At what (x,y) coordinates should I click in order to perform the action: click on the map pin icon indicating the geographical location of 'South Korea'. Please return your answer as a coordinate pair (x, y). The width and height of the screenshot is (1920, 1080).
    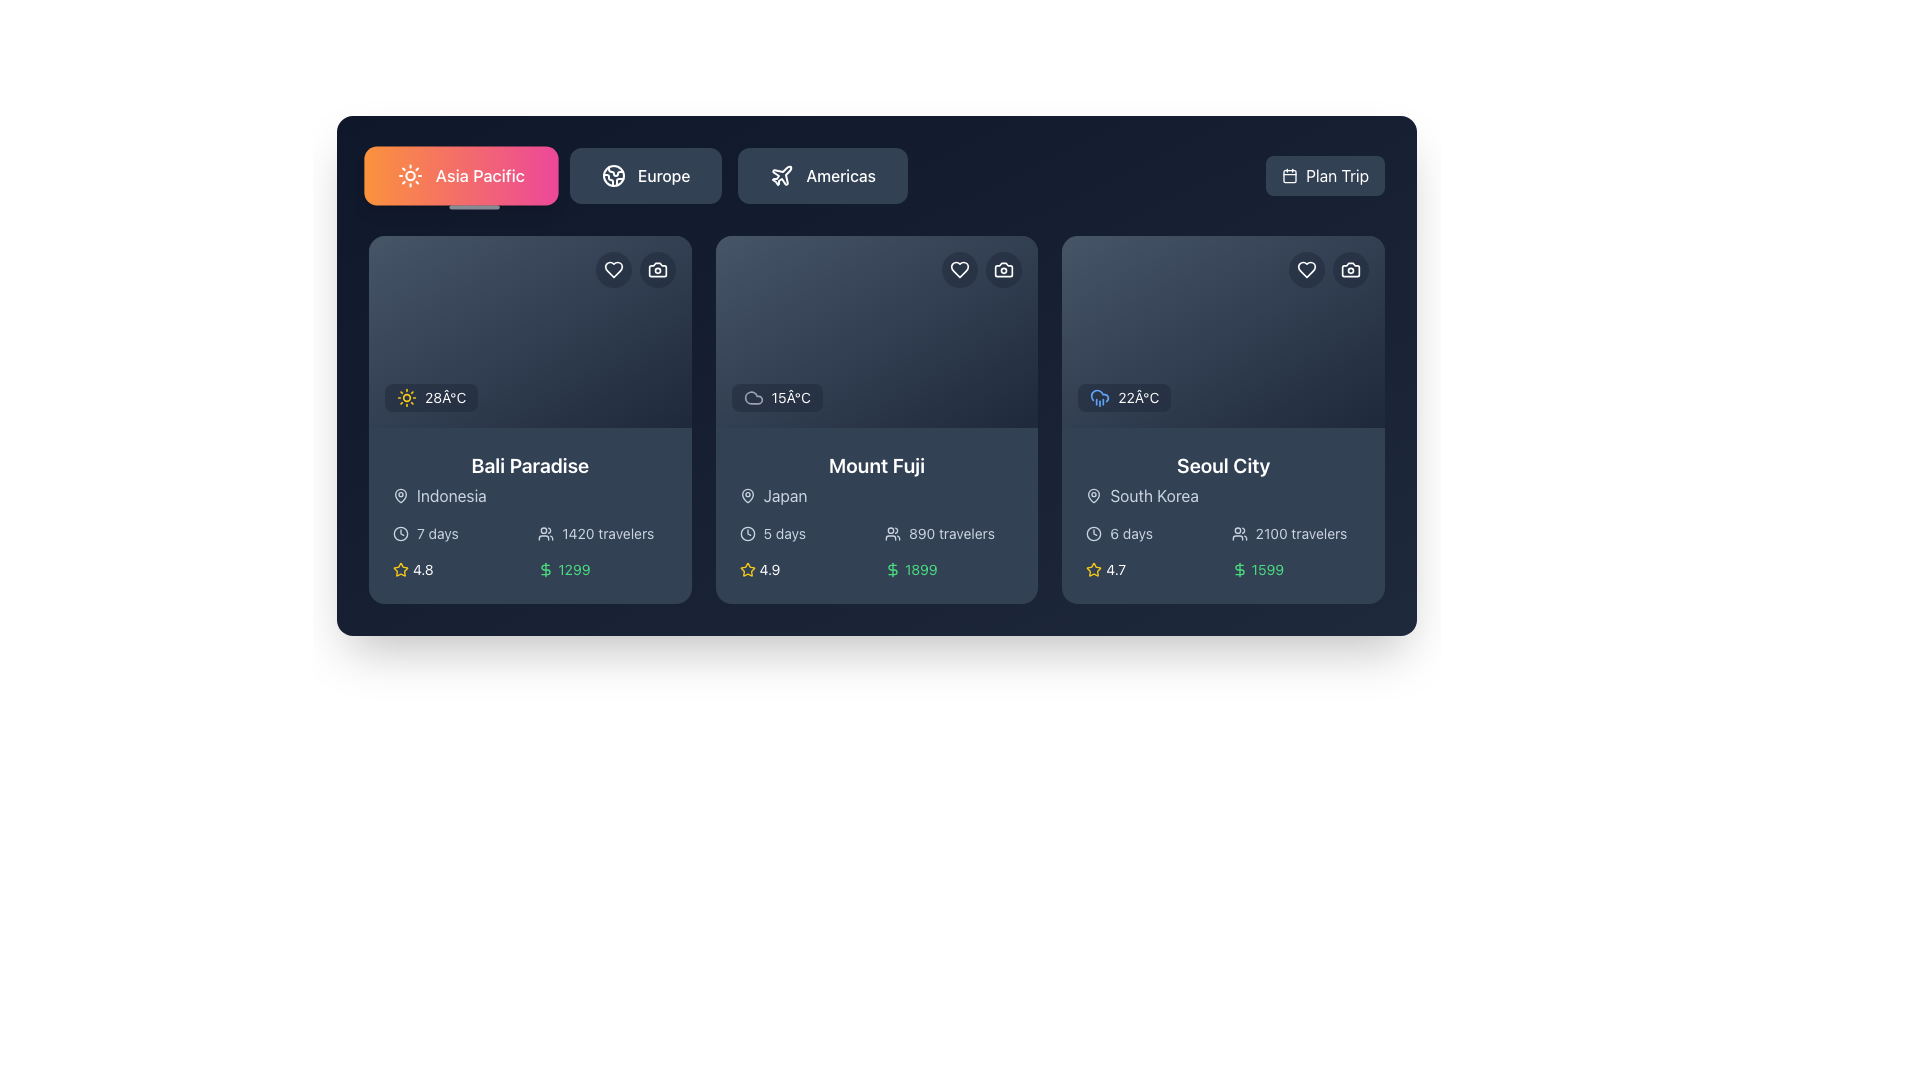
    Looking at the image, I should click on (1093, 495).